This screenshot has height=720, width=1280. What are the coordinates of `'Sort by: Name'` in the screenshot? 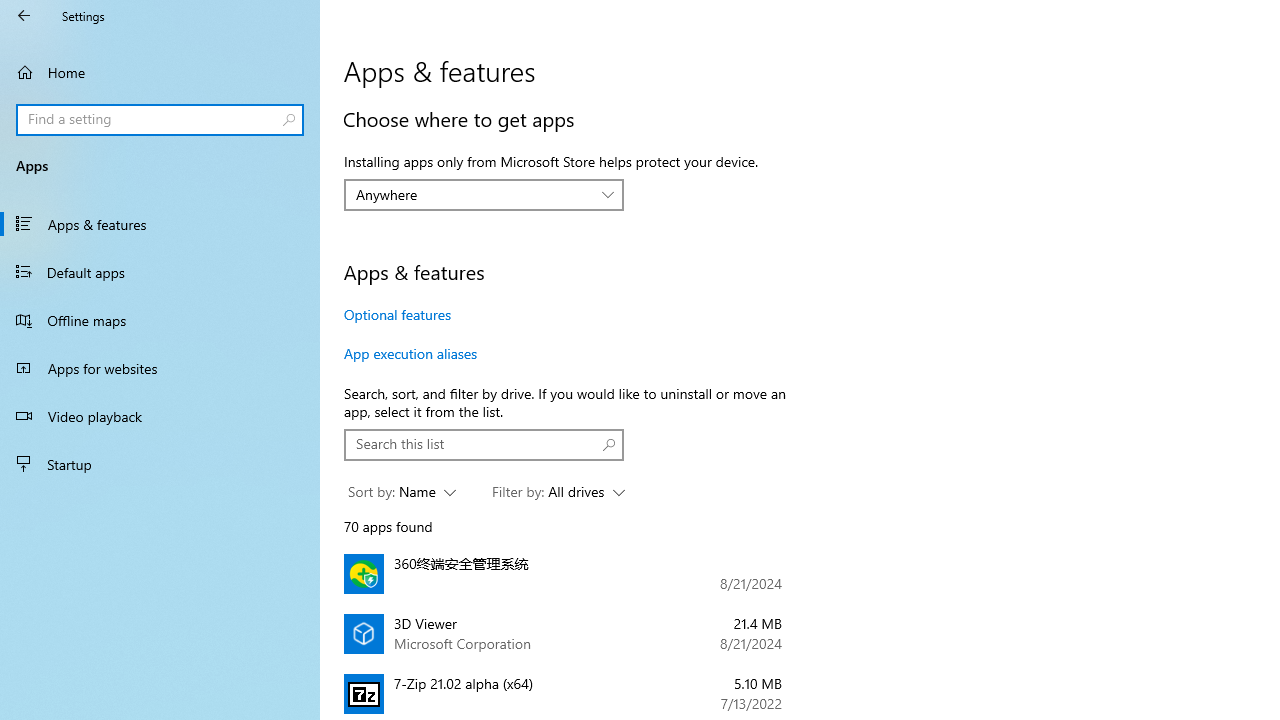 It's located at (400, 492).